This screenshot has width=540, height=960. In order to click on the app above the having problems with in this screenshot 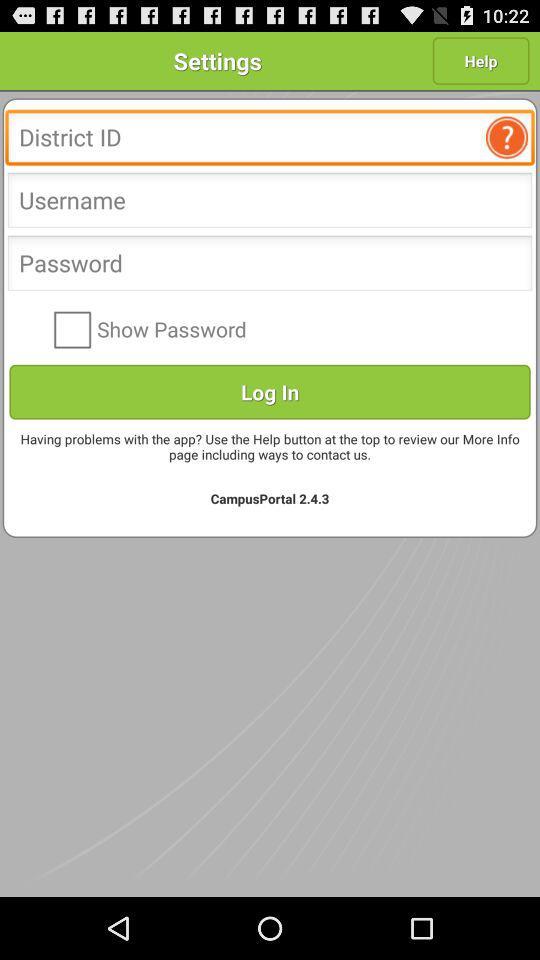, I will do `click(270, 390)`.